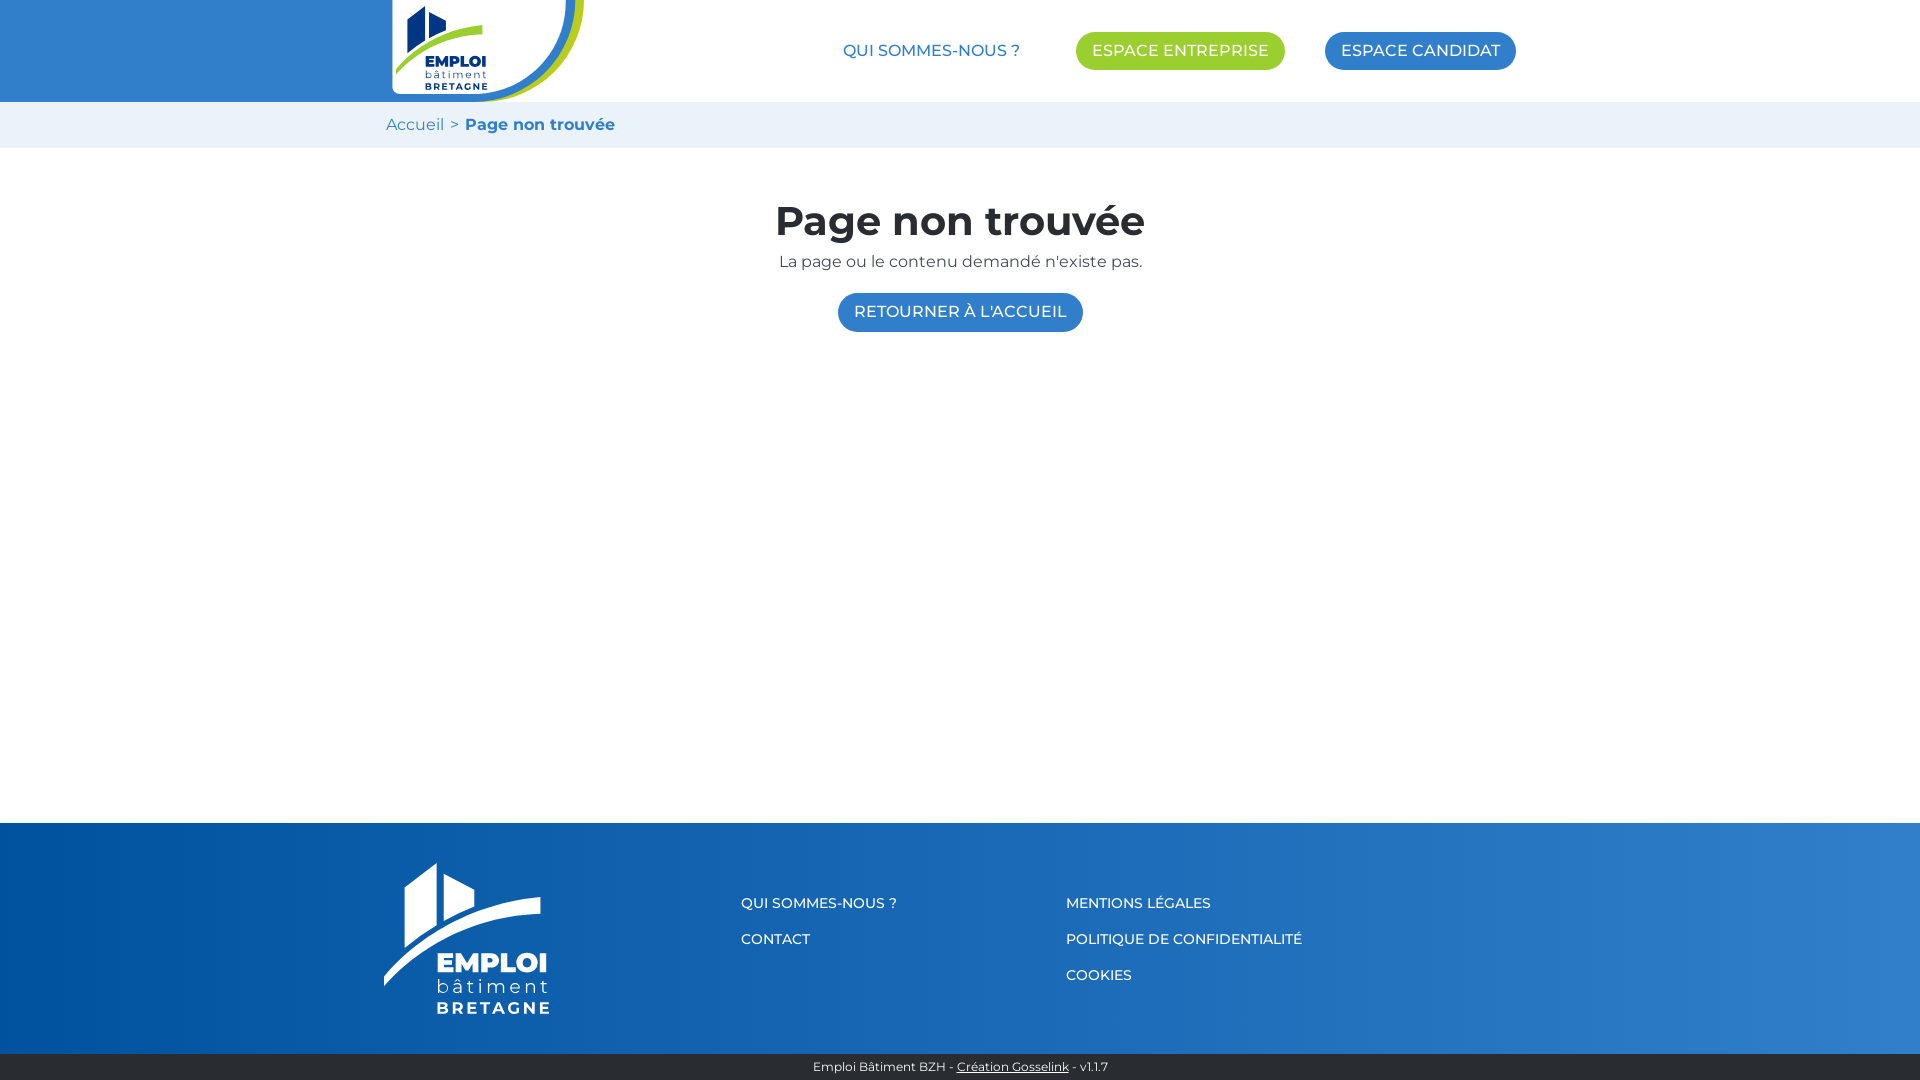 This screenshot has height=1080, width=1920. I want to click on 'ESPACE CANDIDAT', so click(1419, 49).